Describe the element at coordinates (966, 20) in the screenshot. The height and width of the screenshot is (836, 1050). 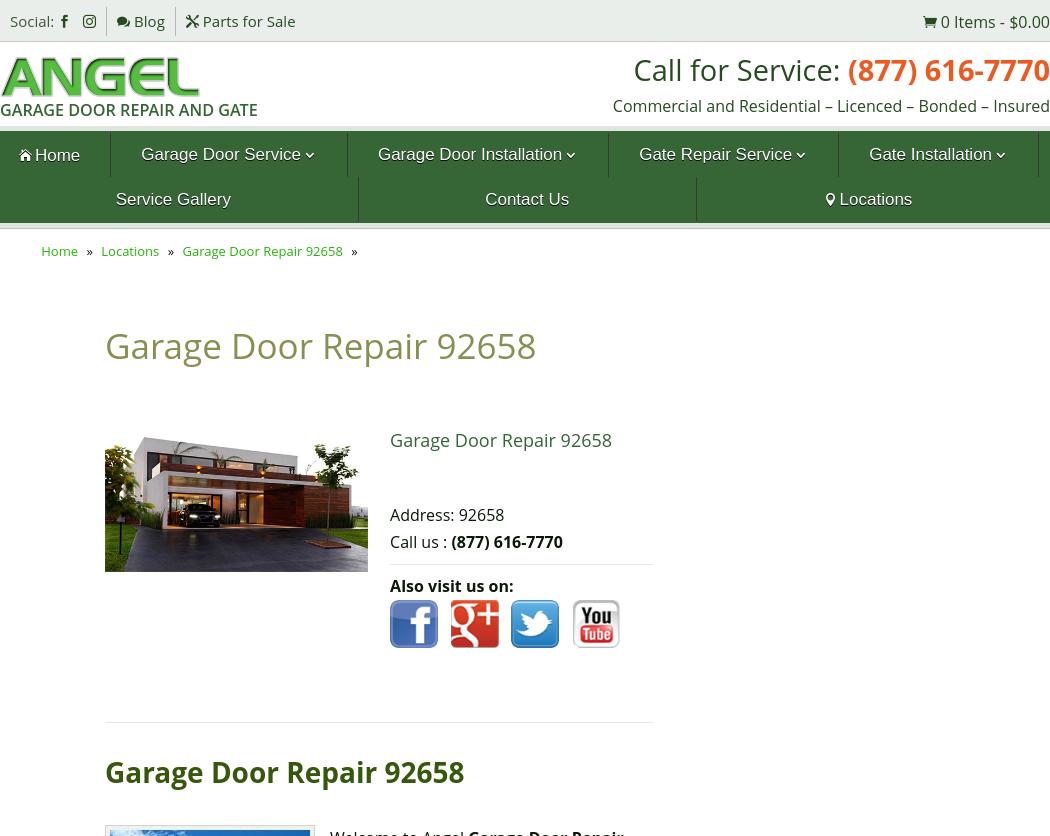
I see `'0 Items'` at that location.